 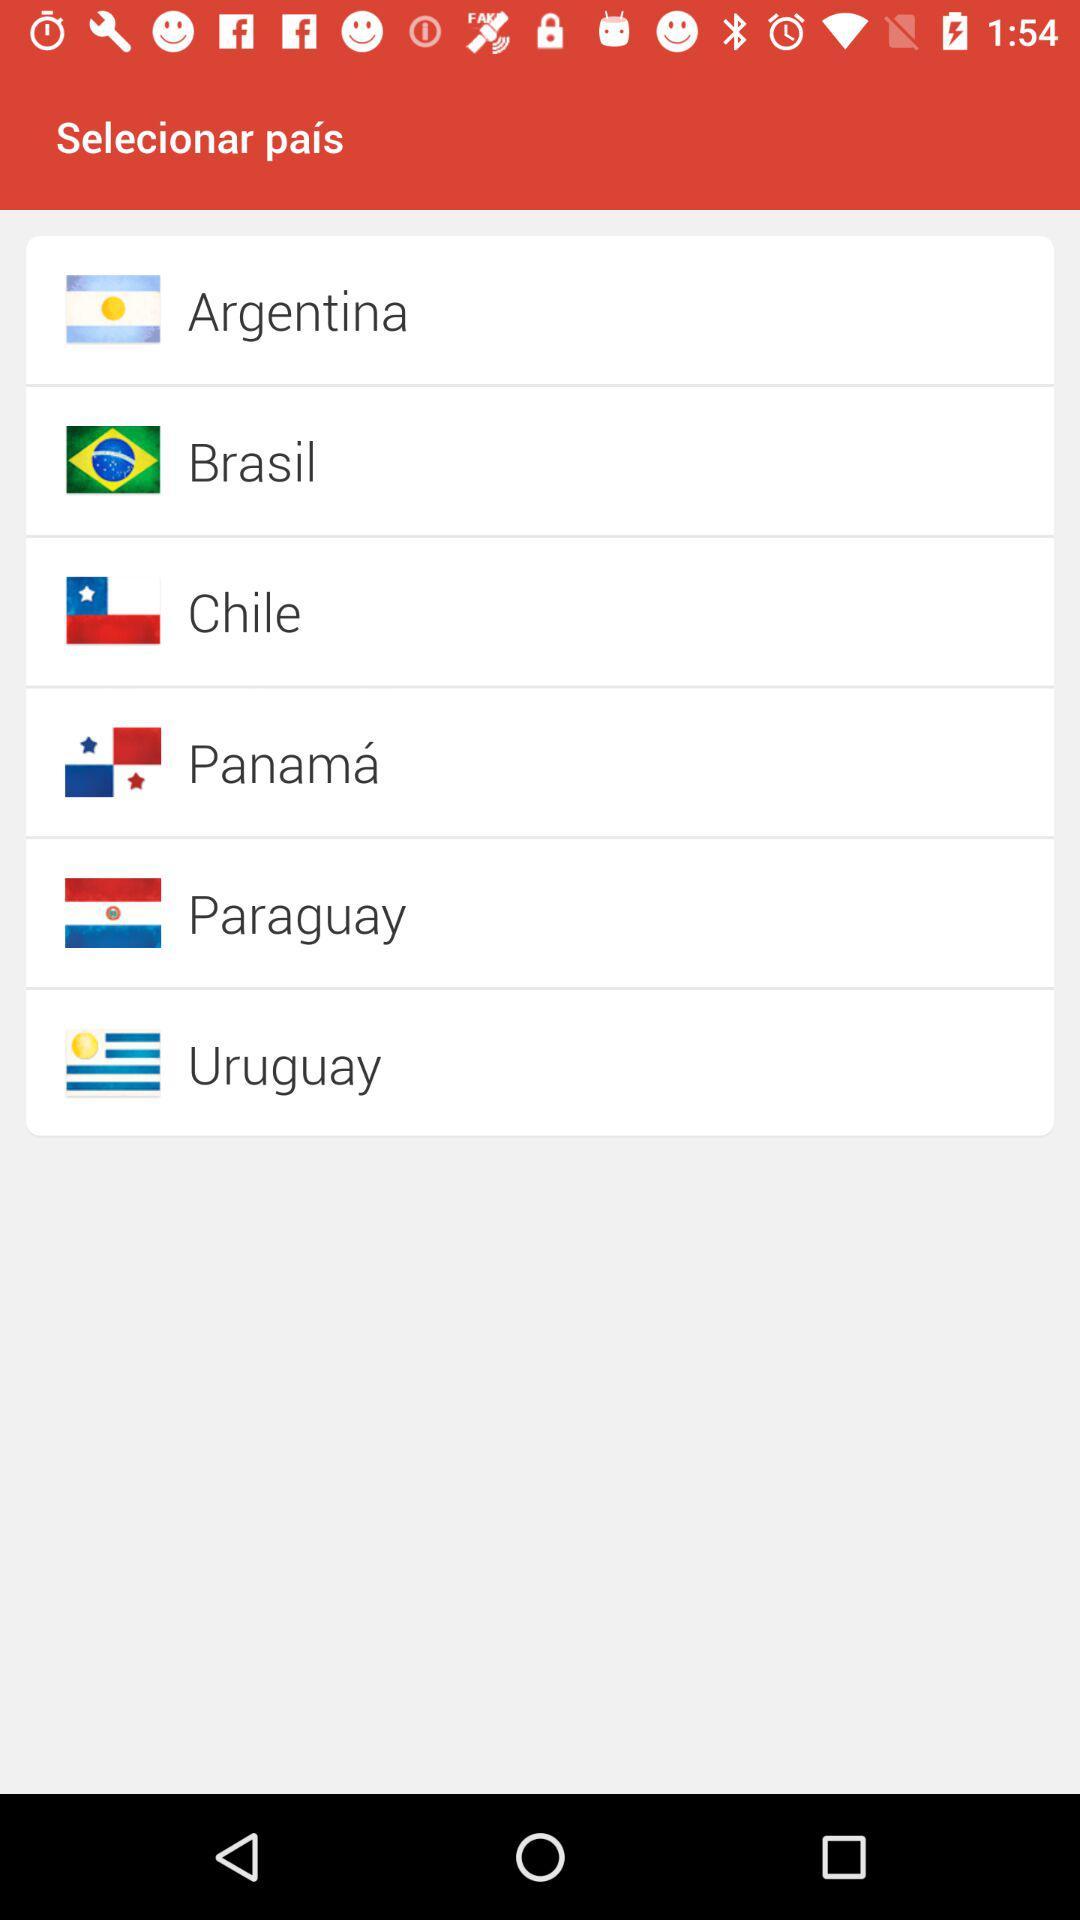 What do you see at coordinates (469, 459) in the screenshot?
I see `item above chile item` at bounding box center [469, 459].